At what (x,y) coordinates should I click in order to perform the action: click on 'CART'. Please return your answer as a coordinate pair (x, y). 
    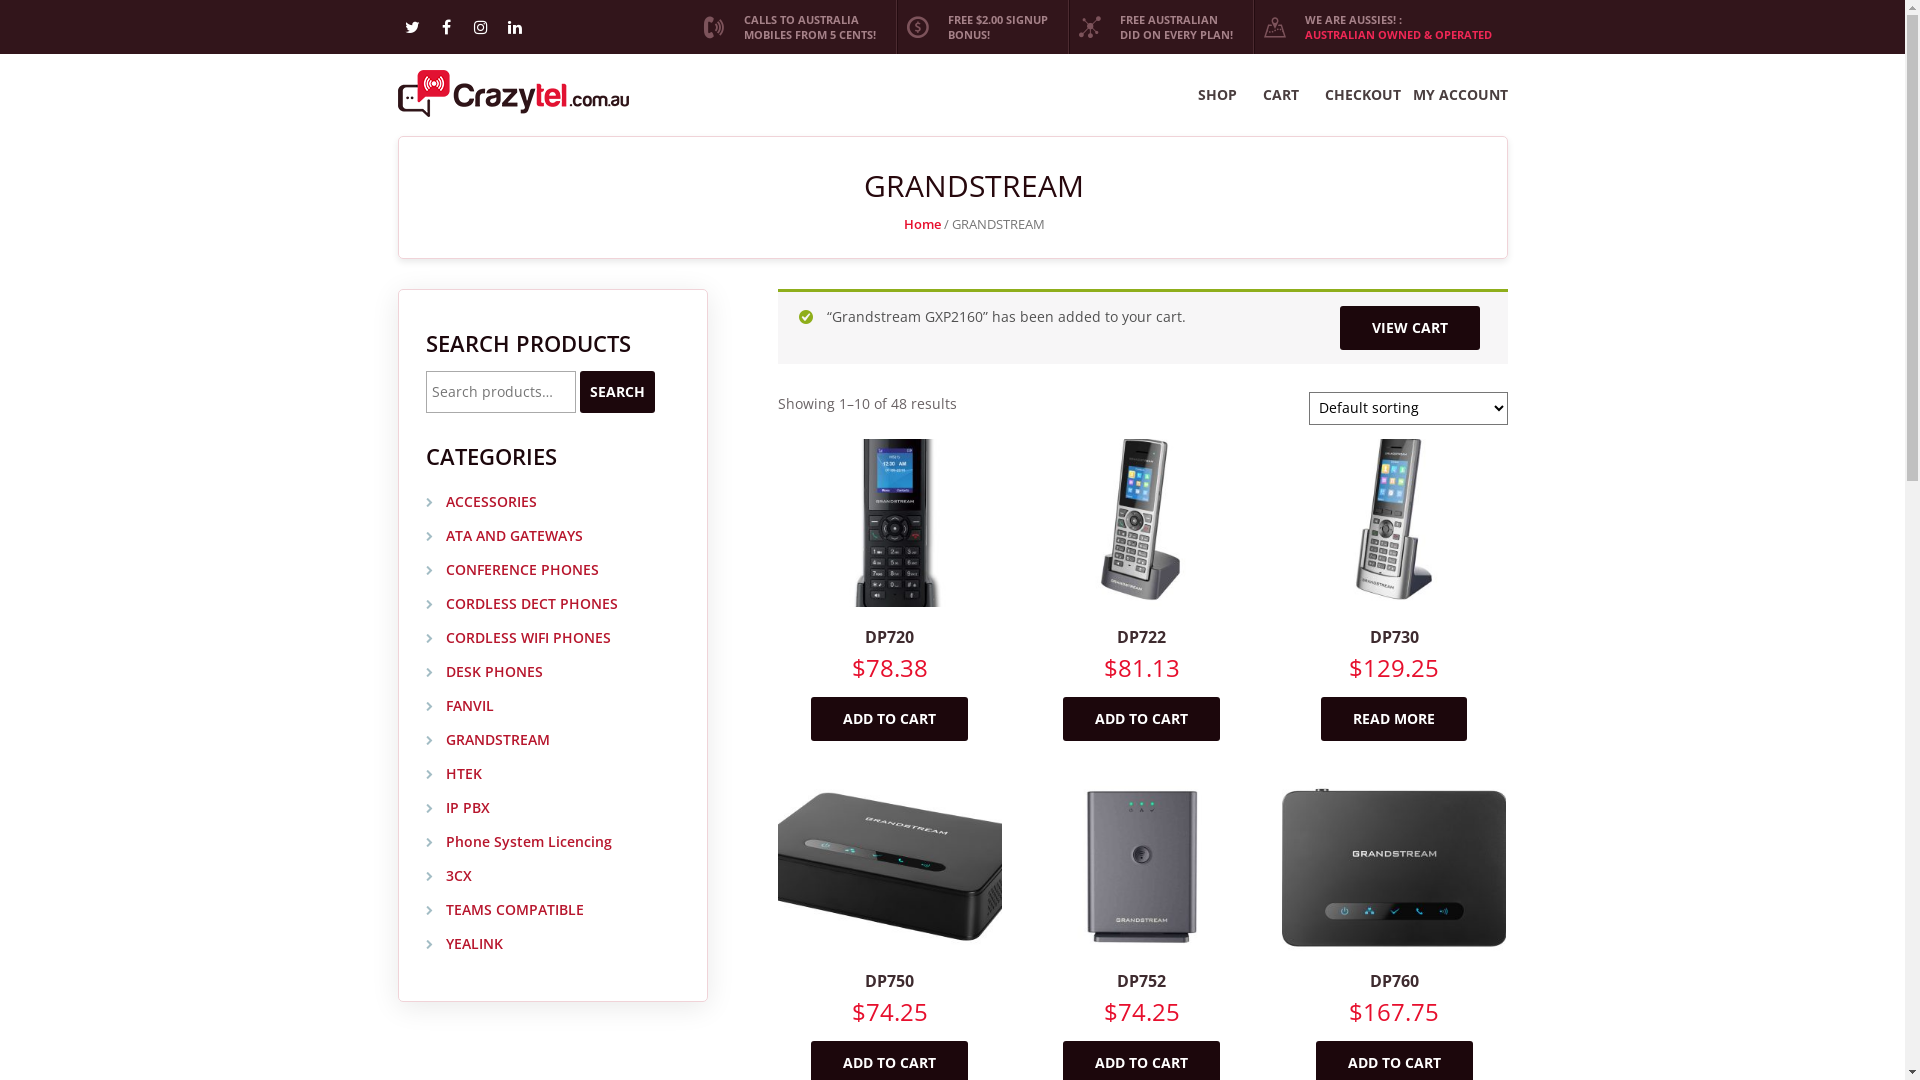
    Looking at the image, I should click on (1280, 95).